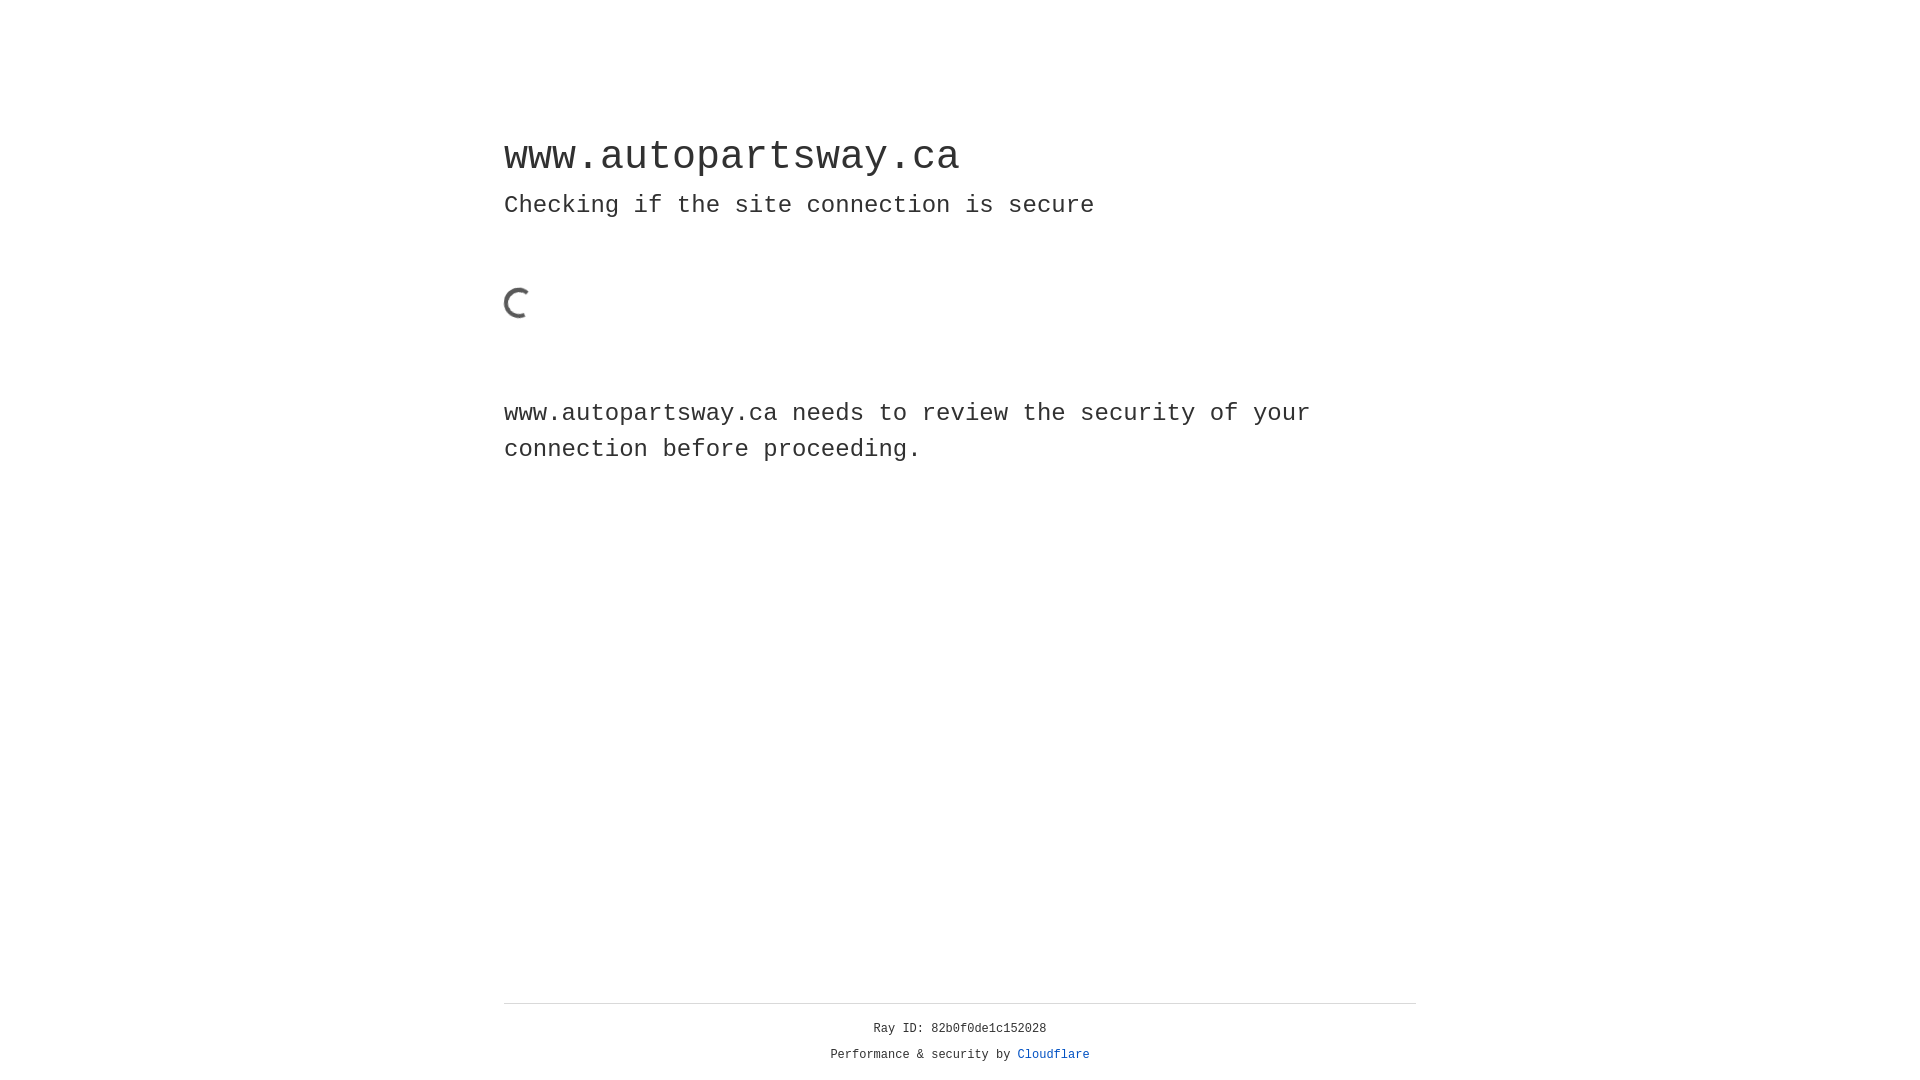 This screenshot has height=1080, width=1920. What do you see at coordinates (1053, 1054) in the screenshot?
I see `'Cloudflare'` at bounding box center [1053, 1054].